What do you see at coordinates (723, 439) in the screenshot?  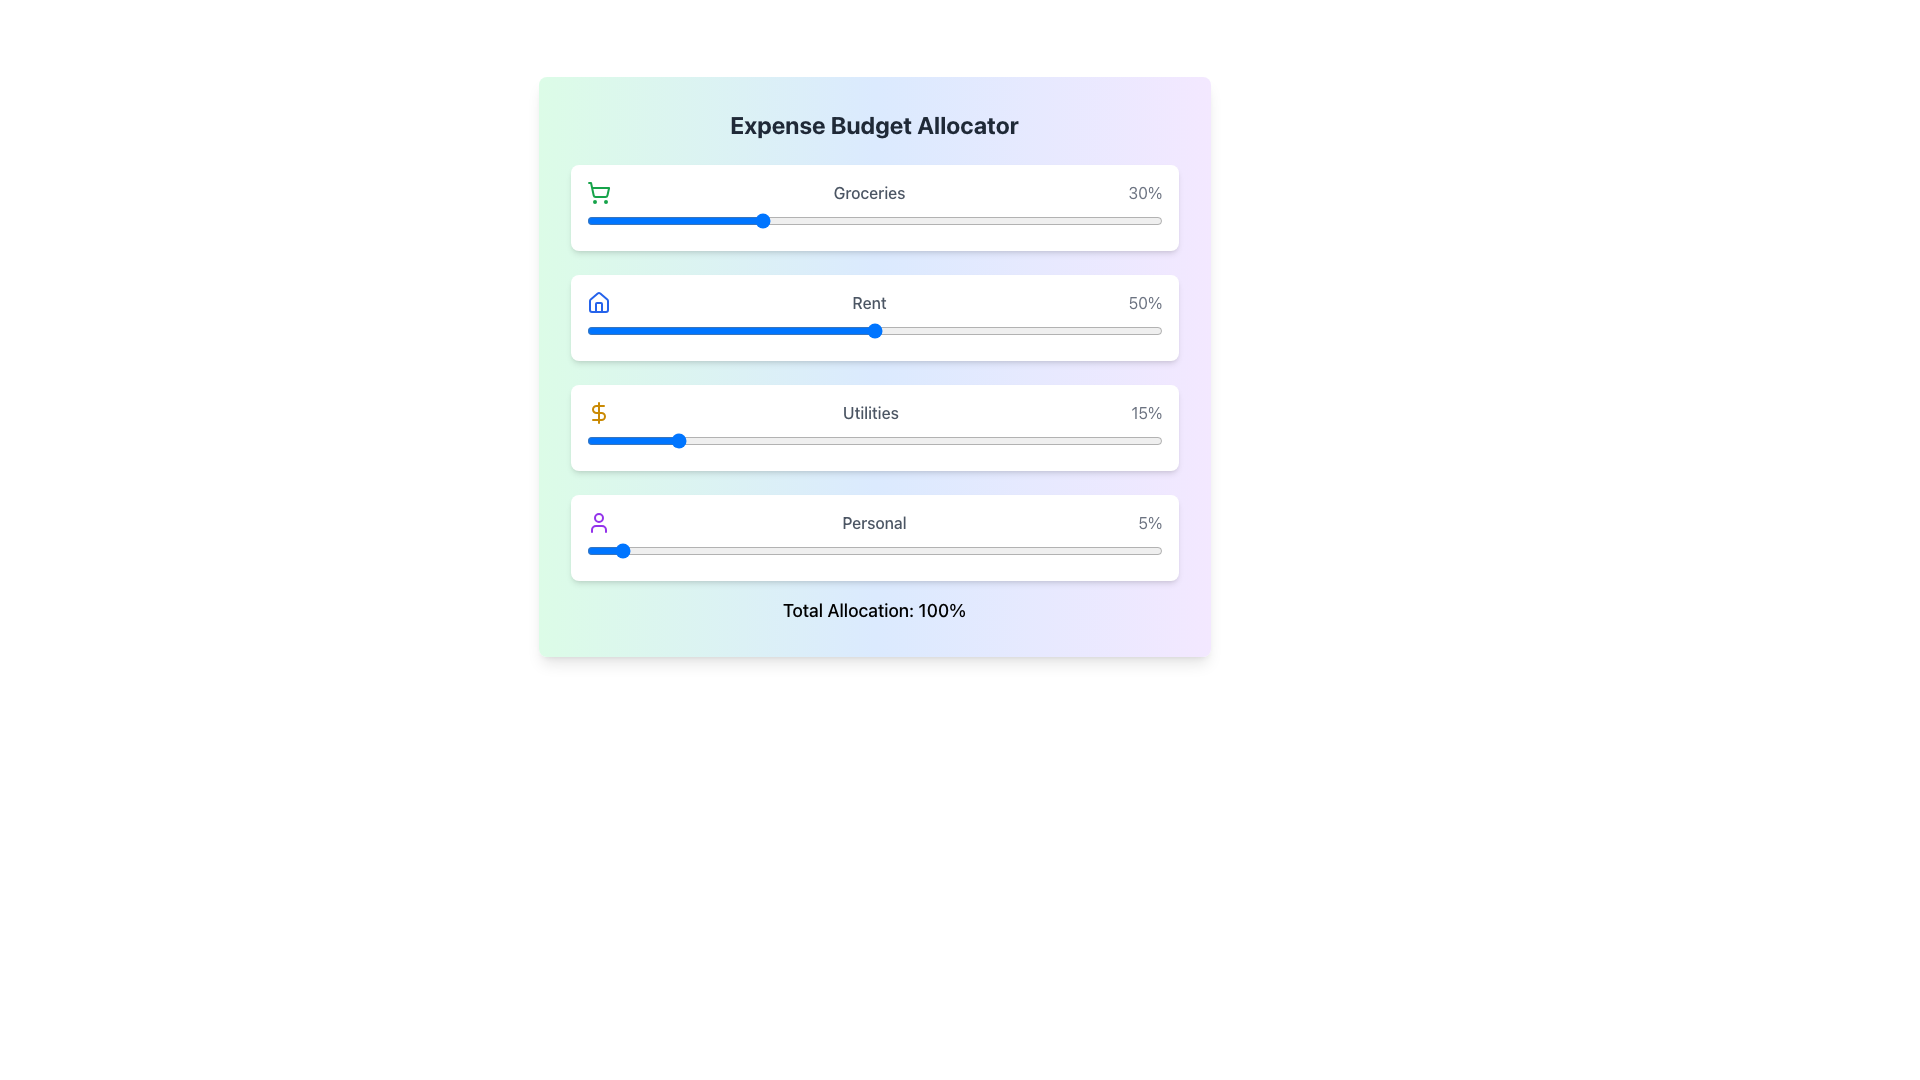 I see `the Utilities slider` at bounding box center [723, 439].